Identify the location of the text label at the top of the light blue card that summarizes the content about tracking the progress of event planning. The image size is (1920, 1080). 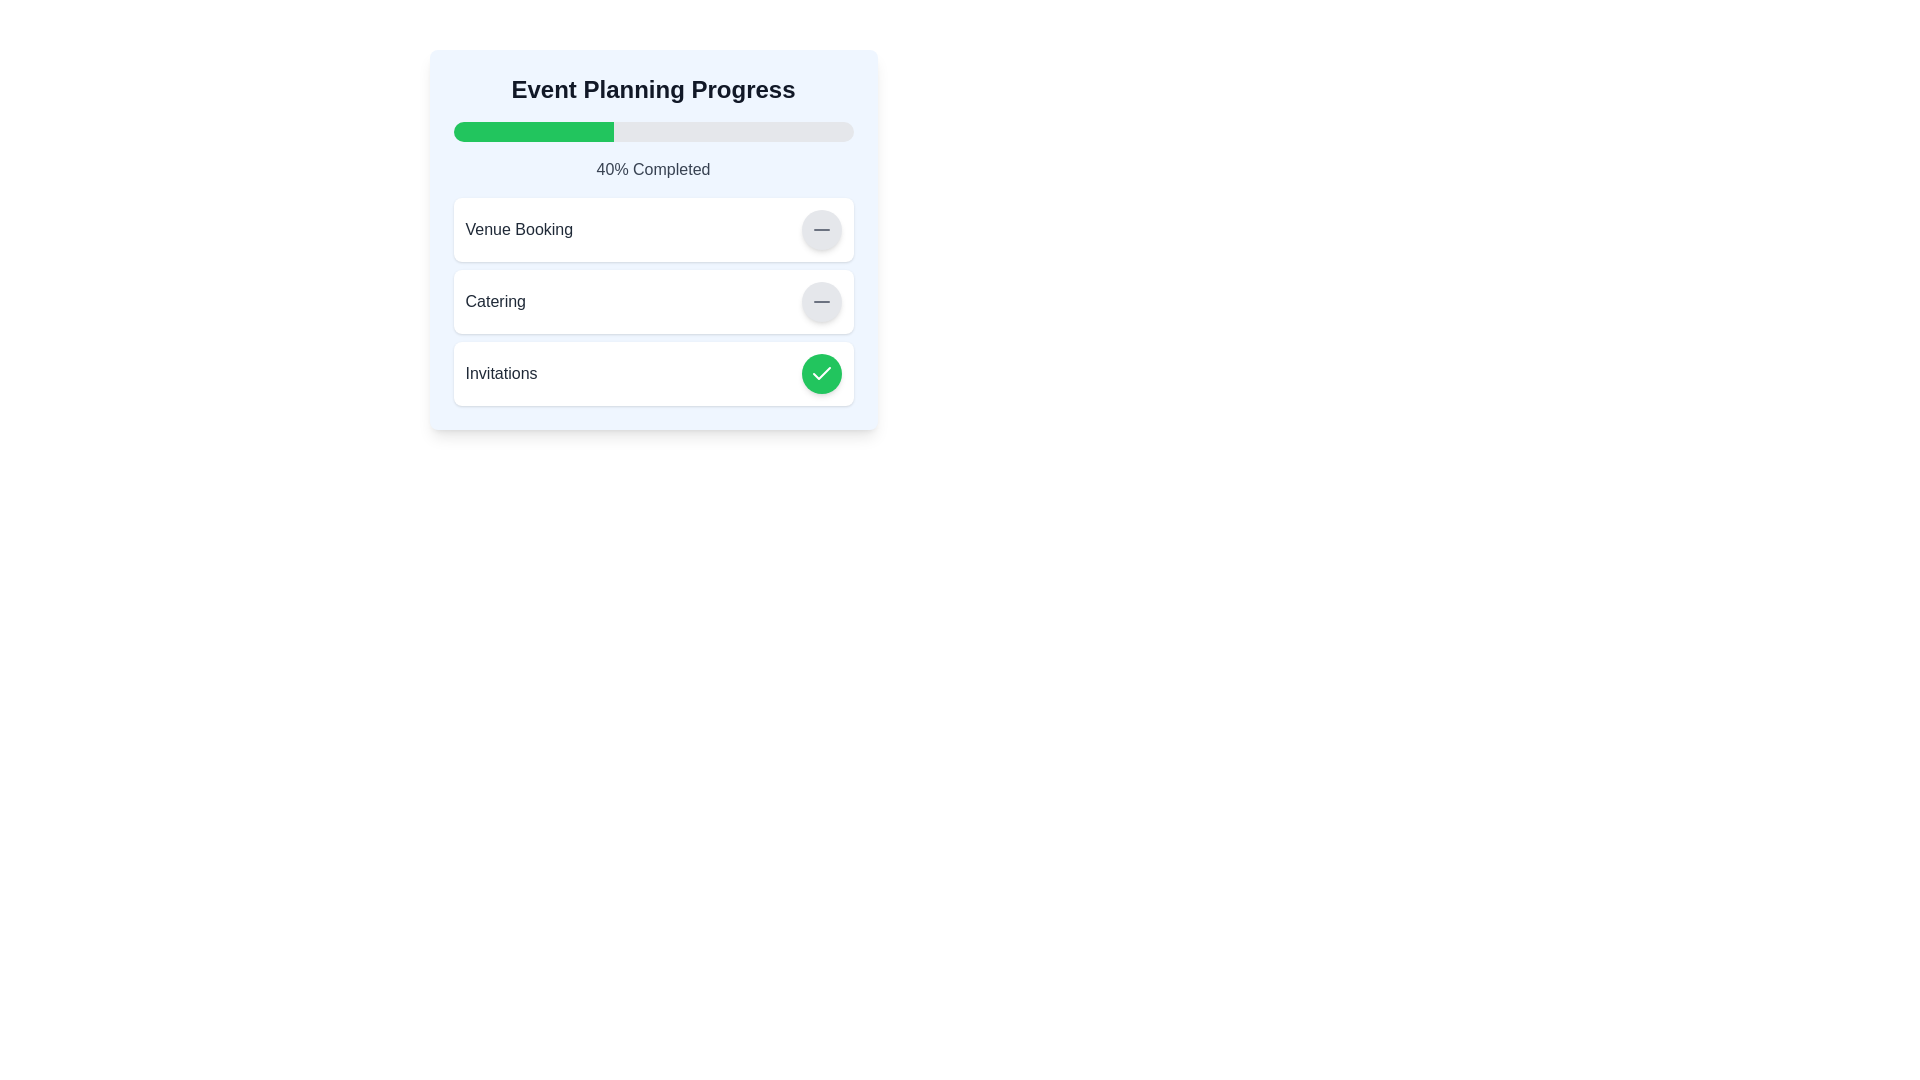
(653, 88).